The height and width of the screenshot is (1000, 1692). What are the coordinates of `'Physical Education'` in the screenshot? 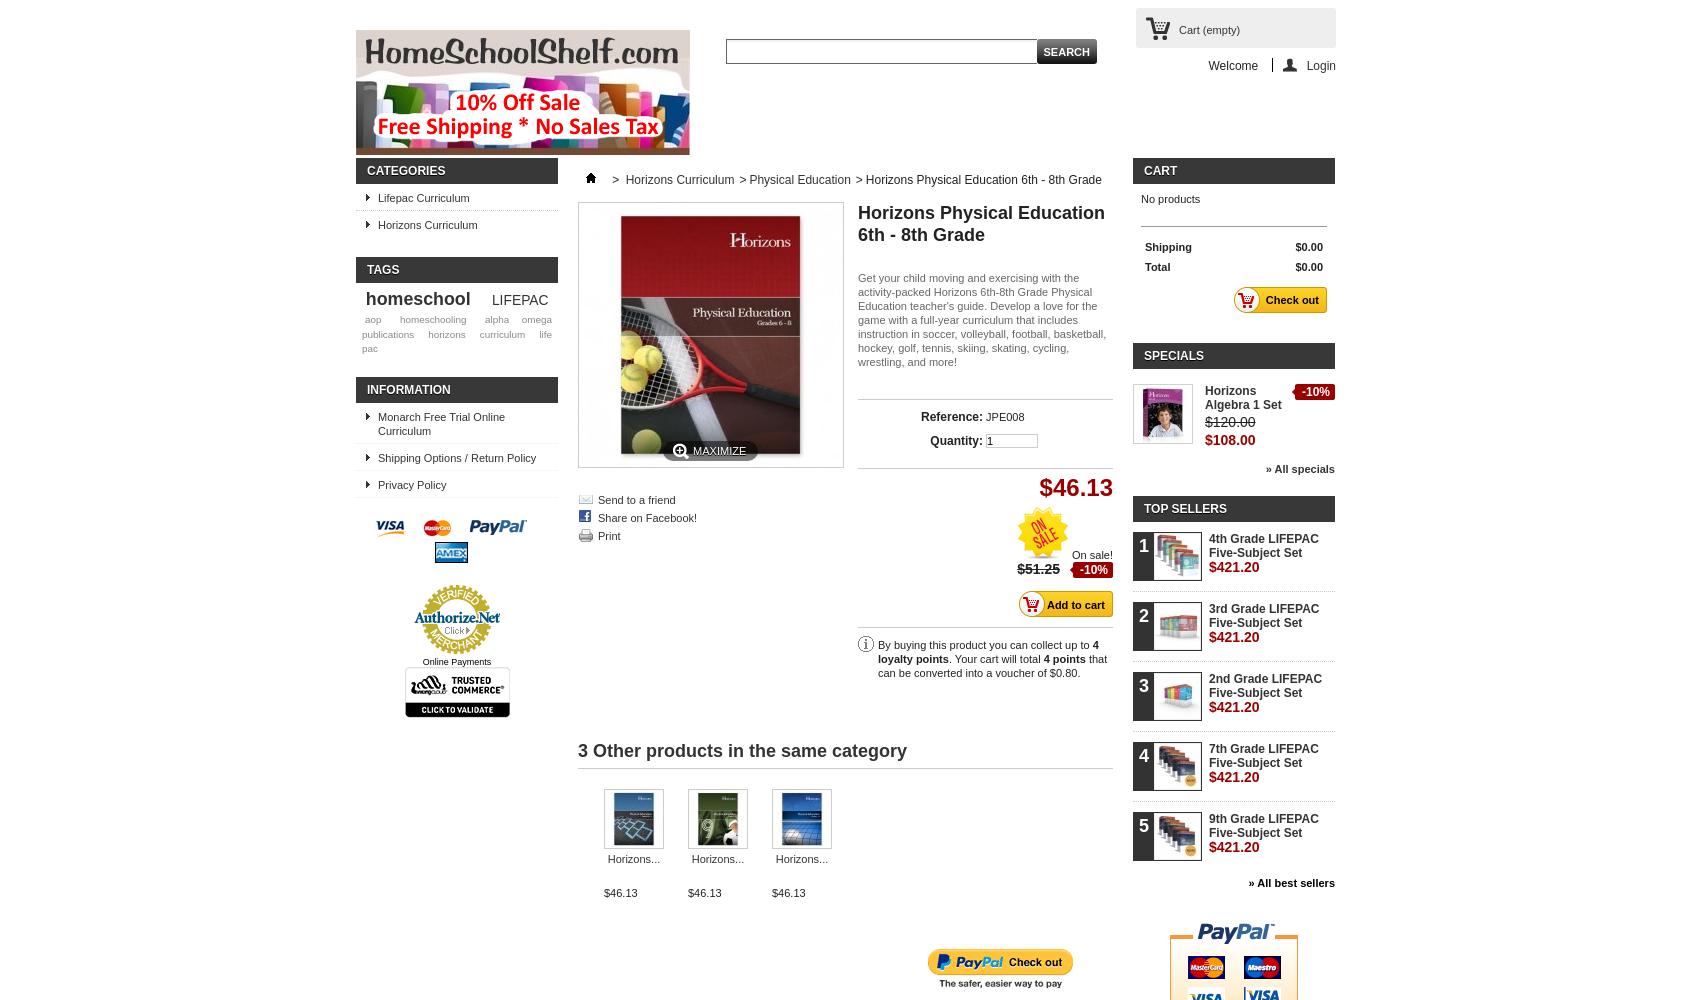 It's located at (799, 180).